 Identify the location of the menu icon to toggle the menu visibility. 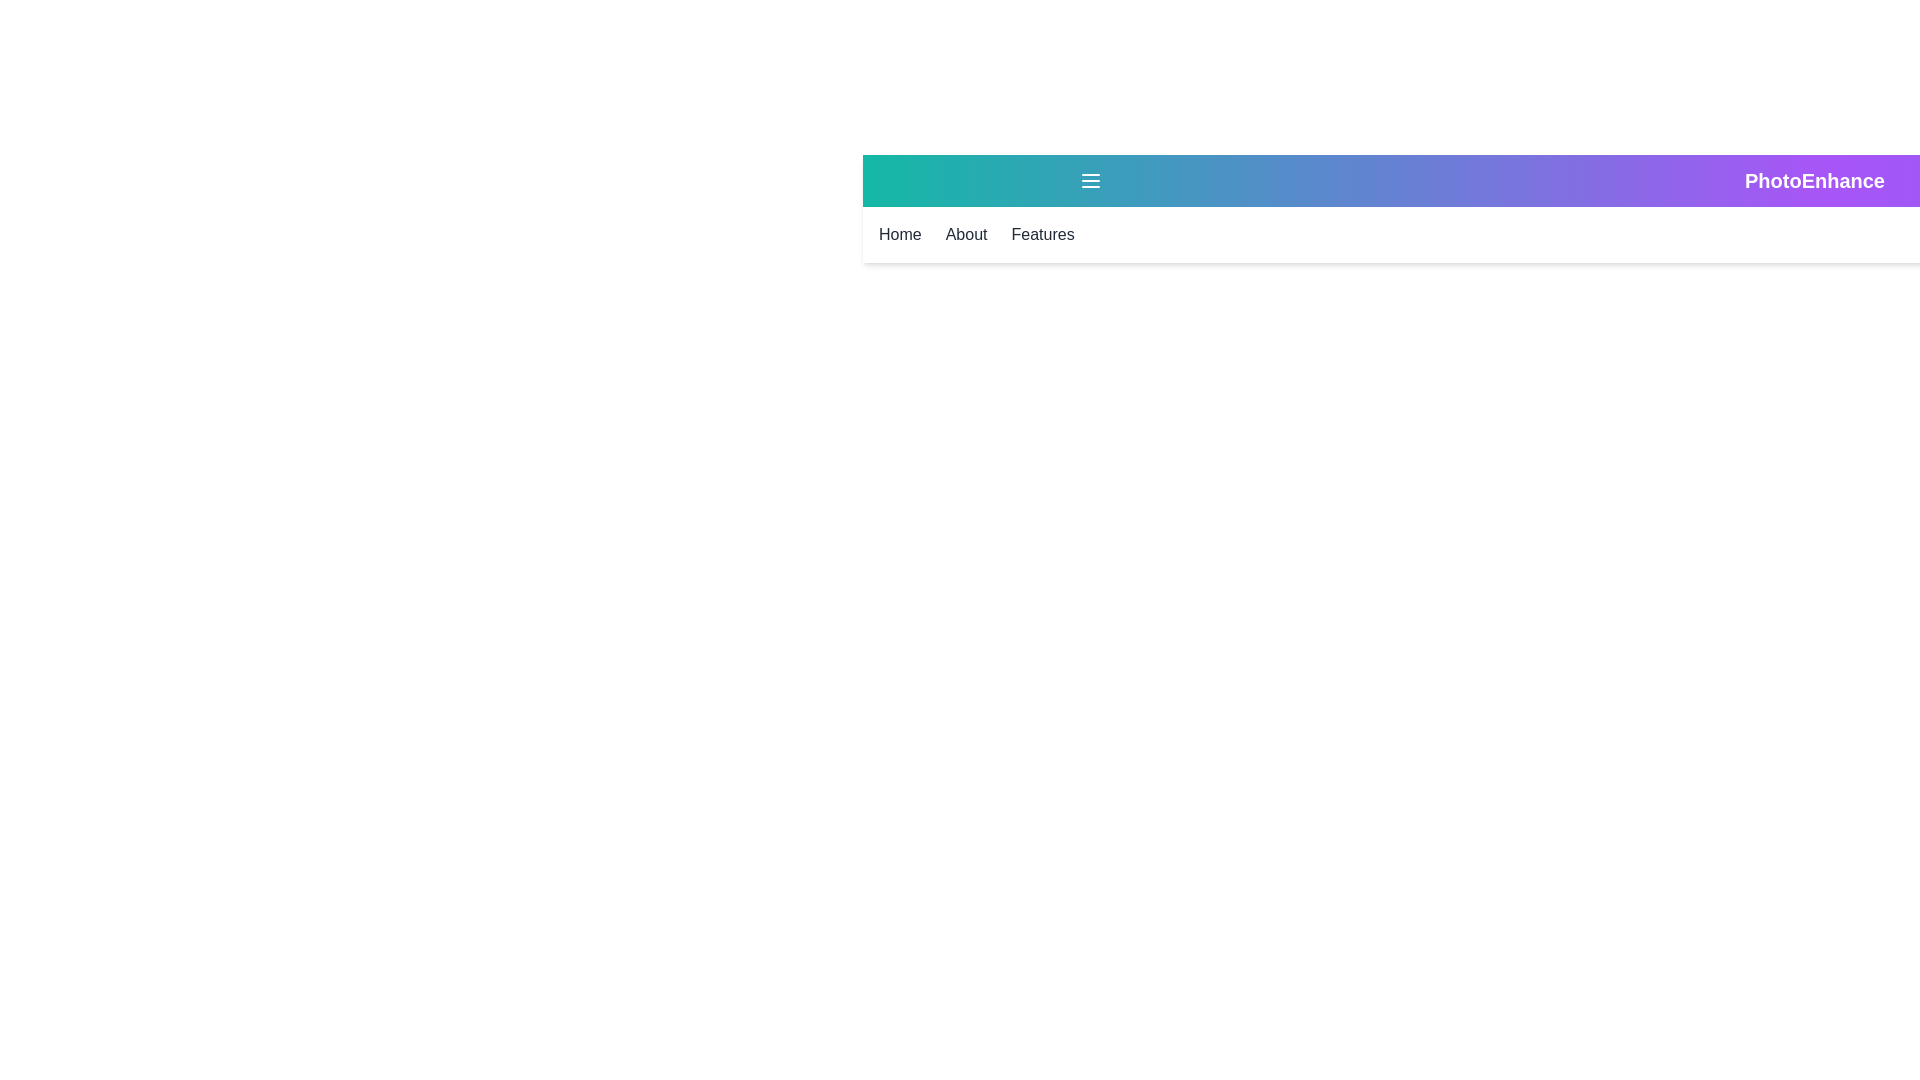
(1089, 181).